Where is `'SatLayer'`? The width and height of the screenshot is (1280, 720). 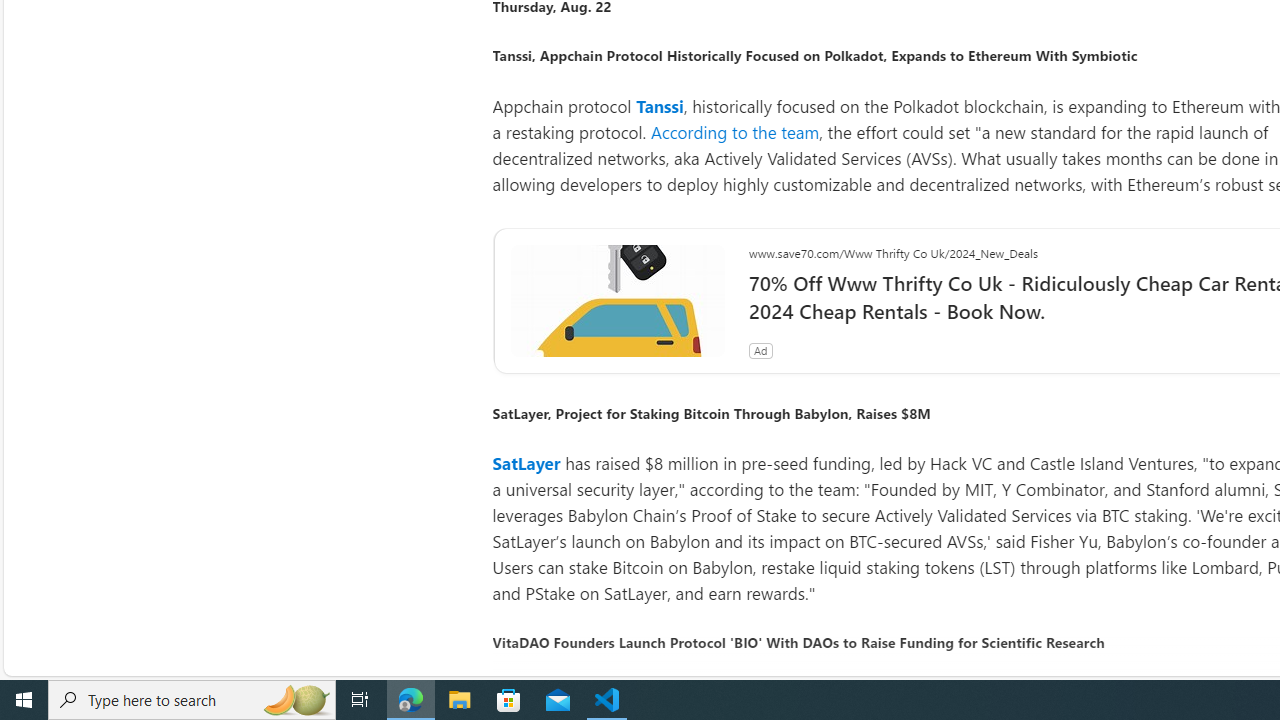
'SatLayer' is located at coordinates (526, 463).